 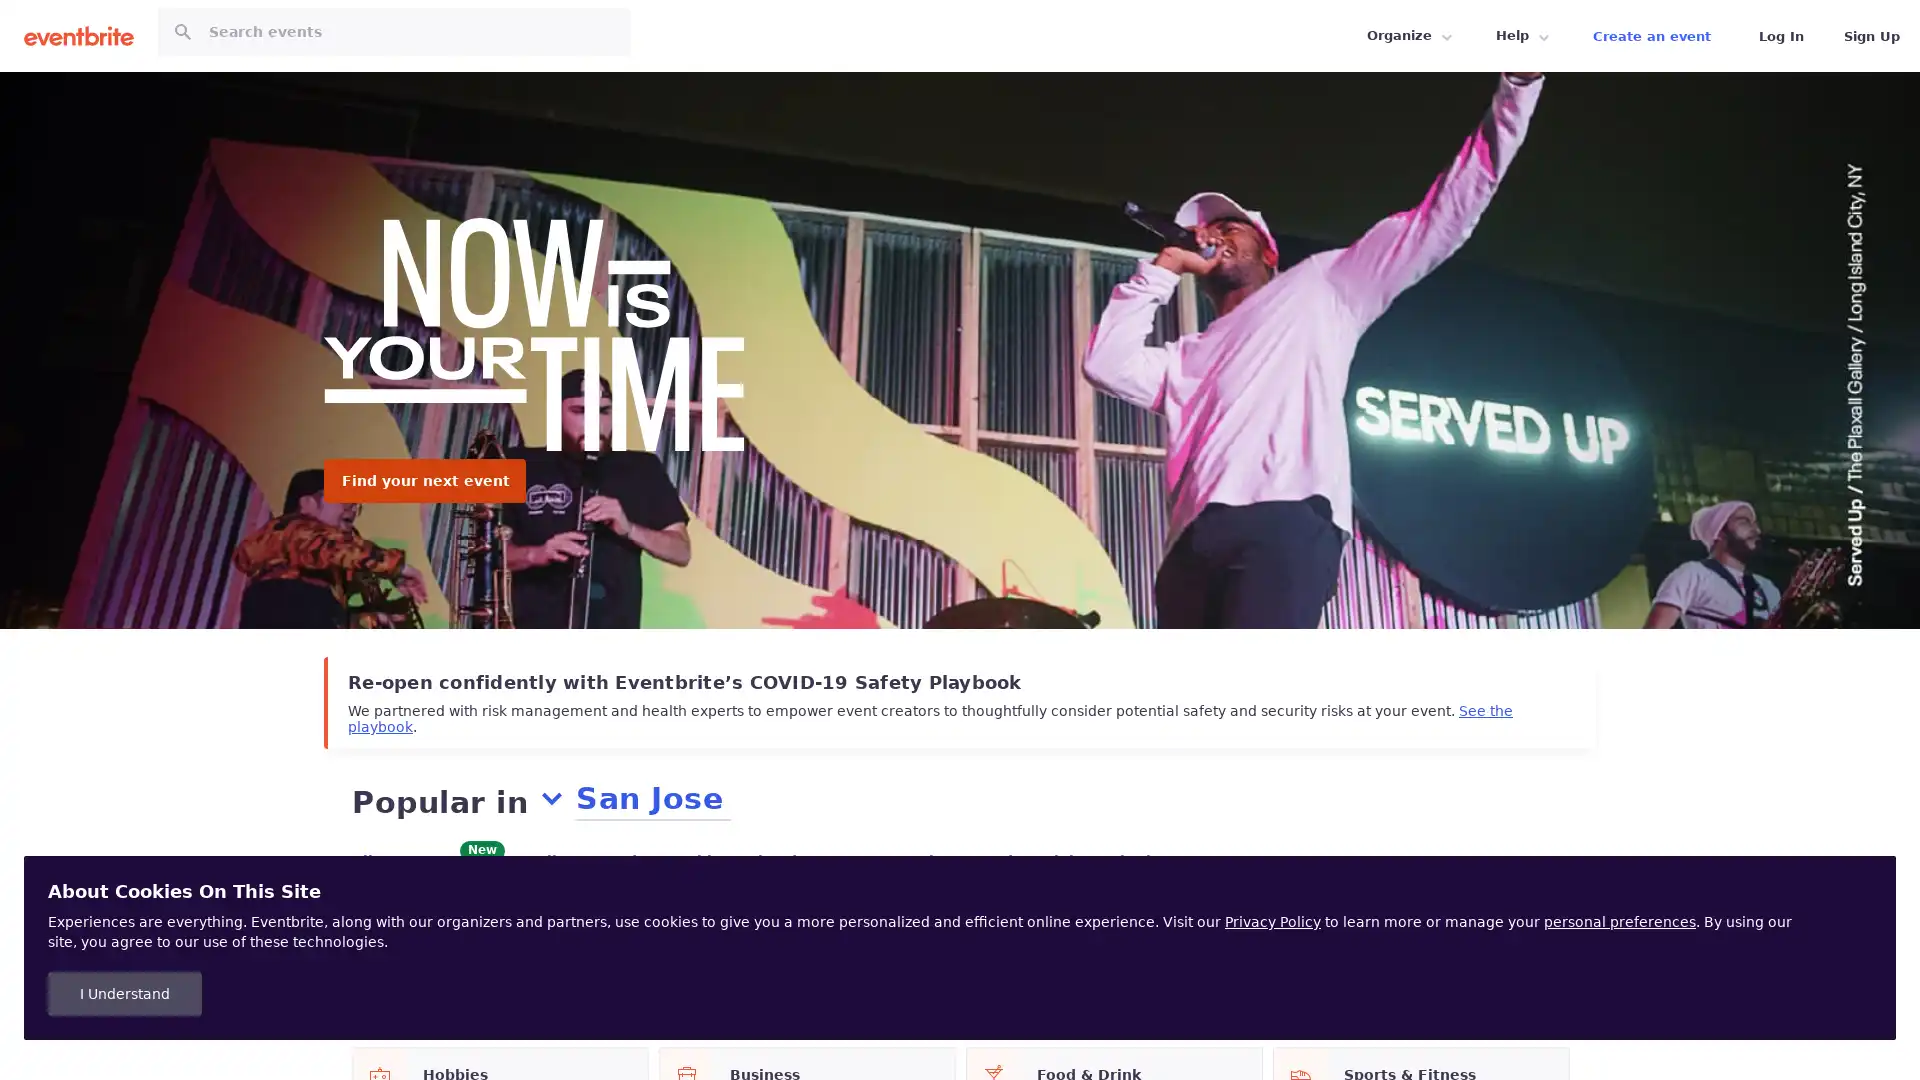 What do you see at coordinates (741, 859) in the screenshot?
I see `This weekend` at bounding box center [741, 859].